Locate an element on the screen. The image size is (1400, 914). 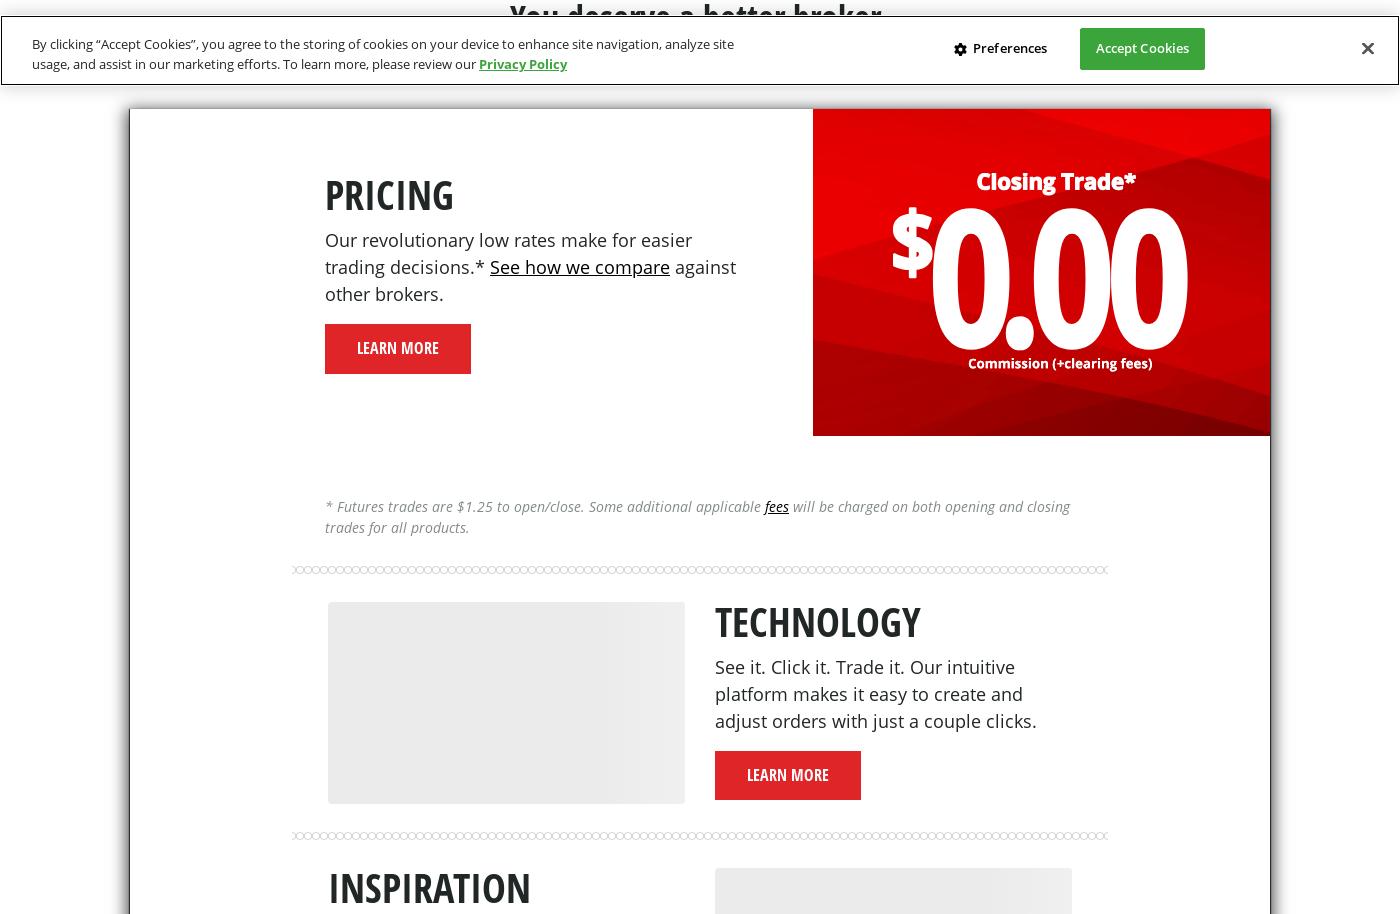
'* Futures trades are $1.25 to open/close. Some additional applicable' is located at coordinates (545, 504).